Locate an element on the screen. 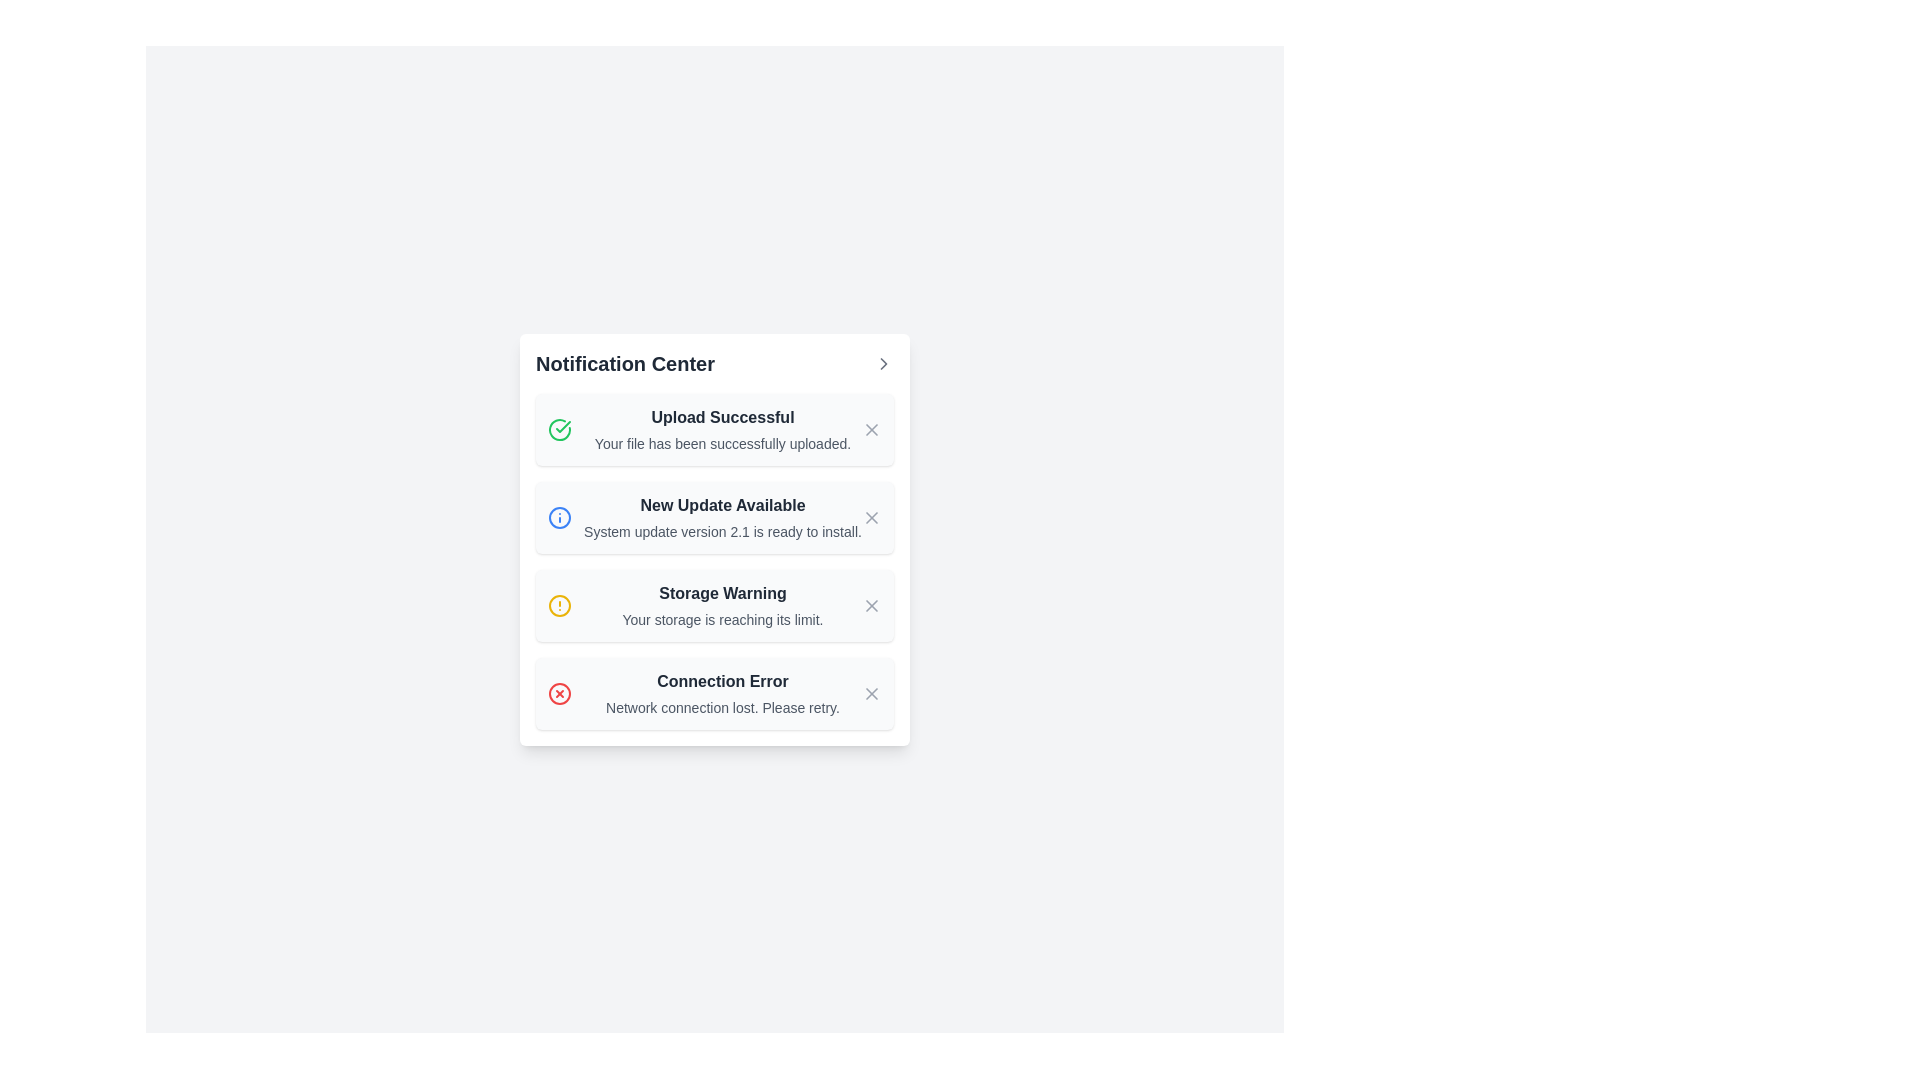  the notification icon indicating success, which is part of the 'Upload Successful' notification card located at the top of the list is located at coordinates (560, 428).